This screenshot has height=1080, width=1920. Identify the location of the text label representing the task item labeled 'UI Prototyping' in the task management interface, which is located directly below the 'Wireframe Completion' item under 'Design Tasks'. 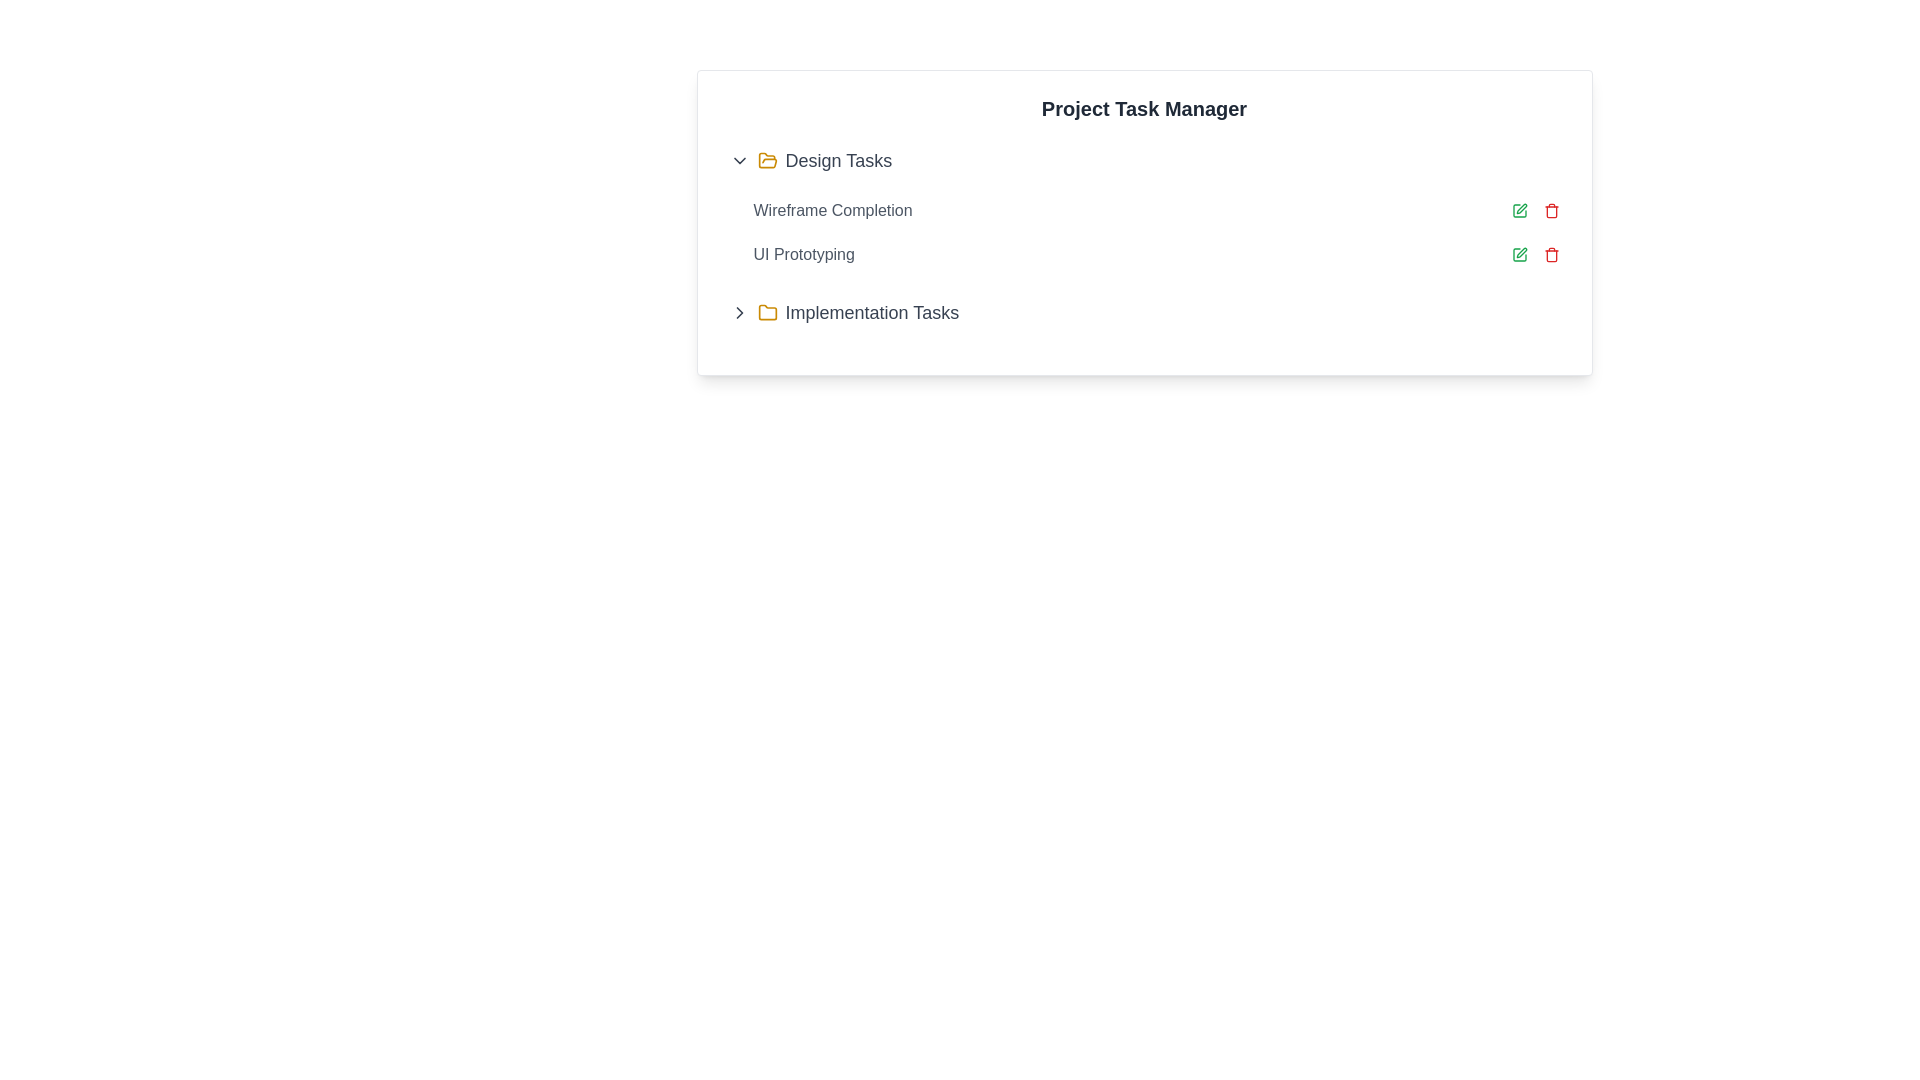
(804, 253).